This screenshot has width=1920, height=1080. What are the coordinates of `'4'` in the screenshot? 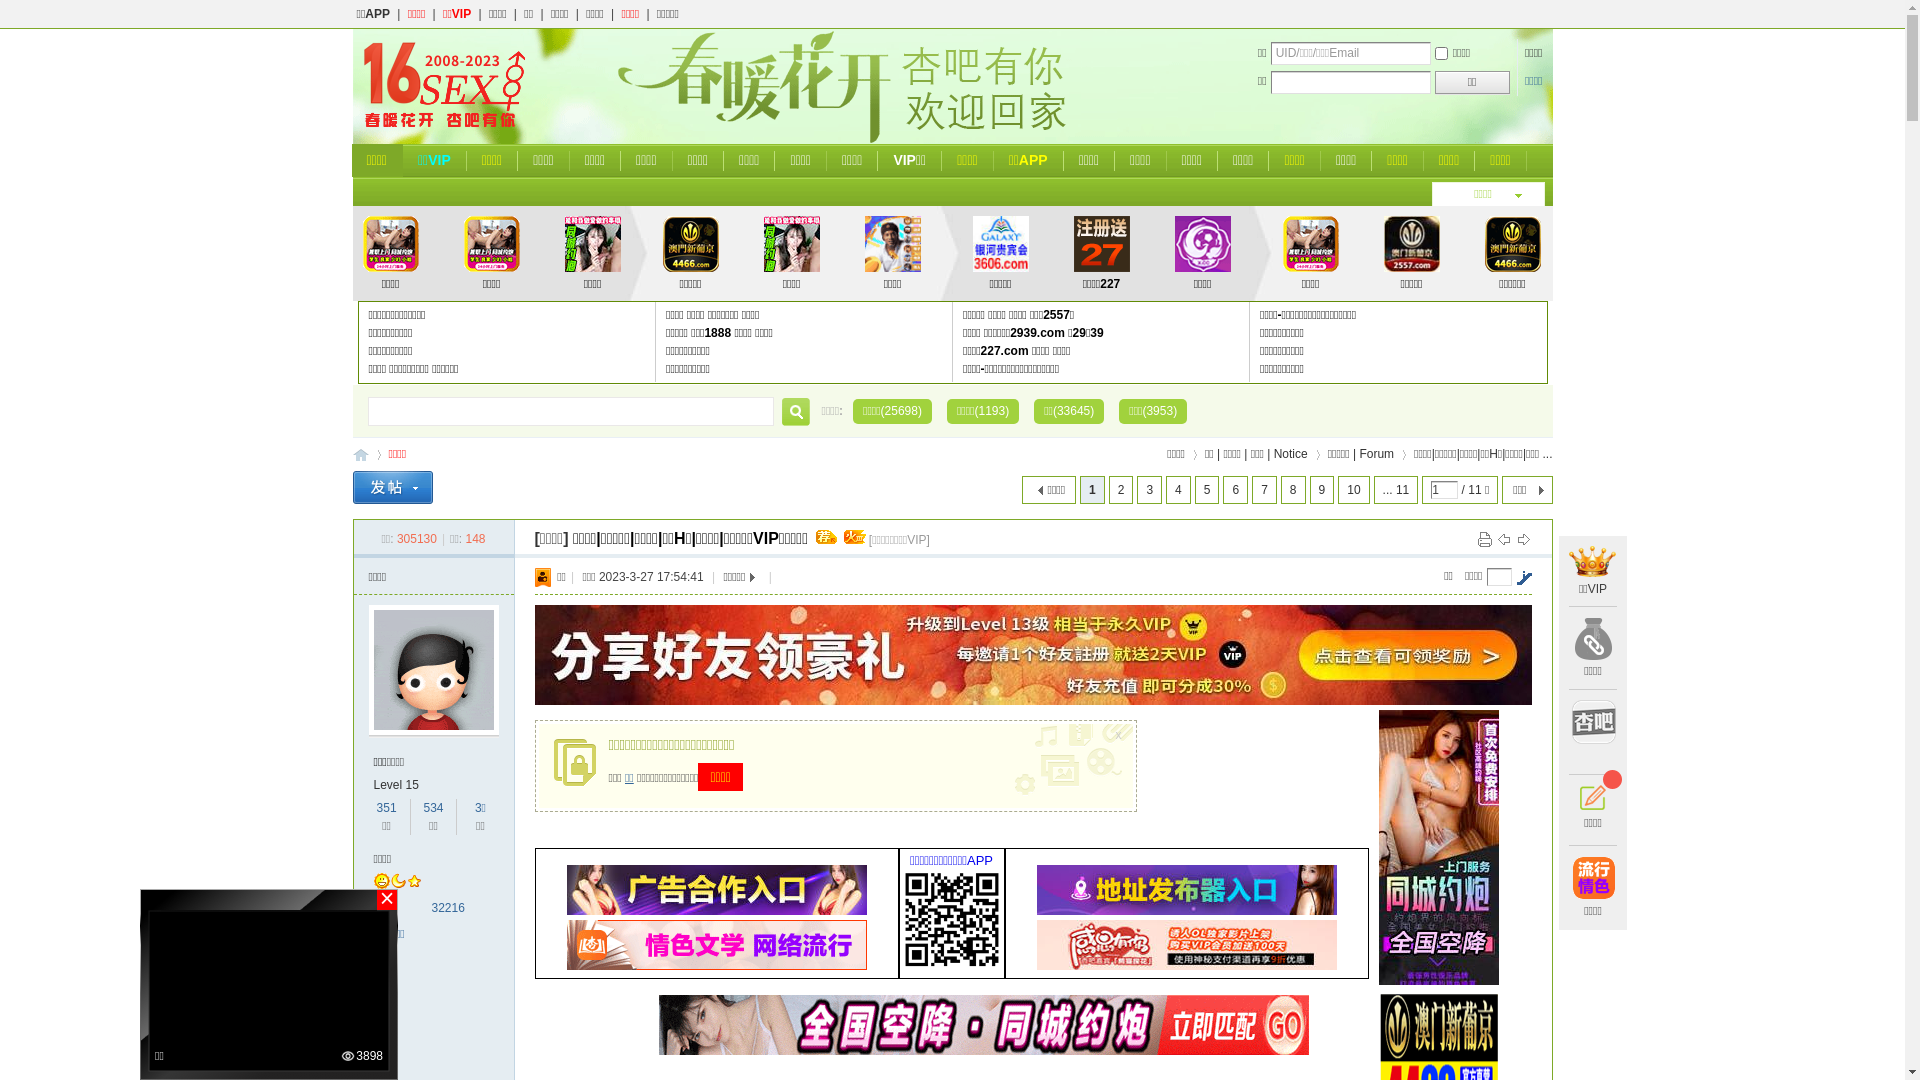 It's located at (1178, 489).